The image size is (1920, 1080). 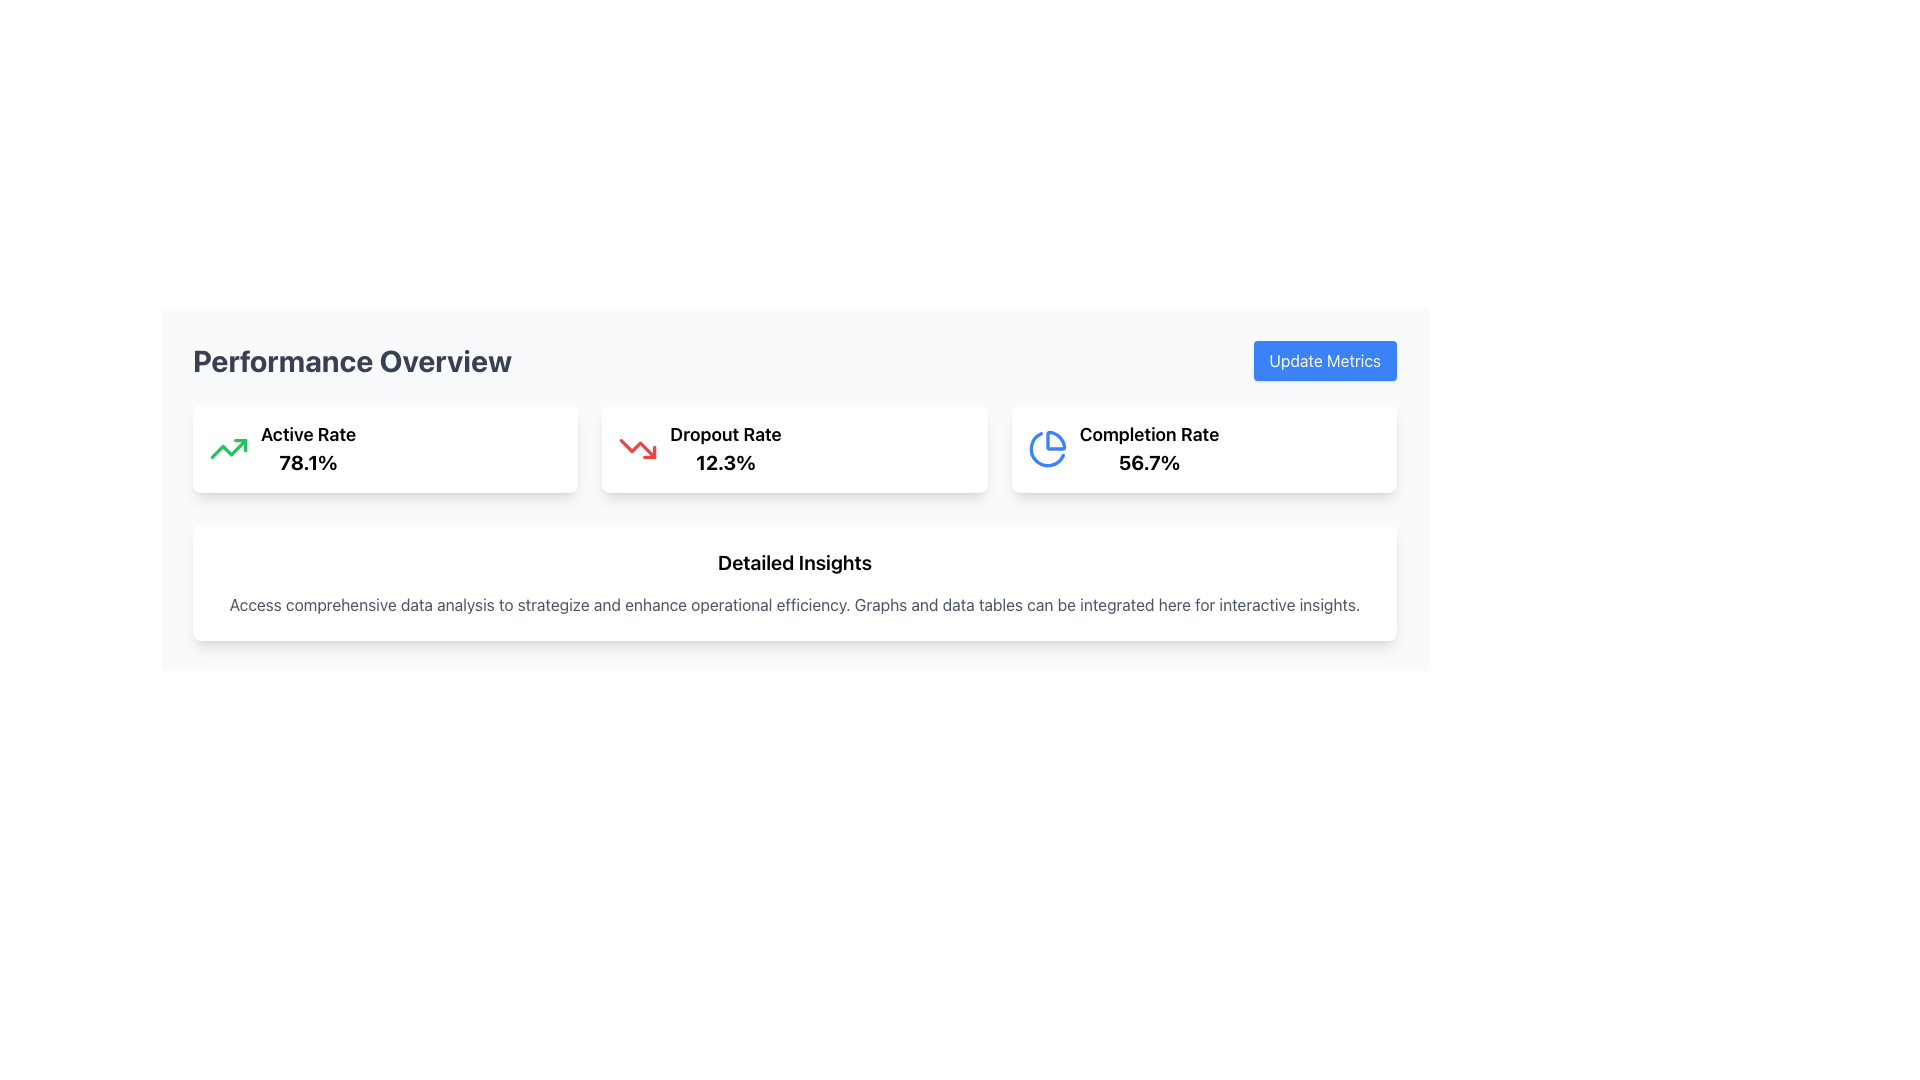 What do you see at coordinates (637, 447) in the screenshot?
I see `the red line graph icon with a downward trend located in the 'Dropout Rate' card, positioned to the left of '12.3%' and 'Dropout Rate'` at bounding box center [637, 447].